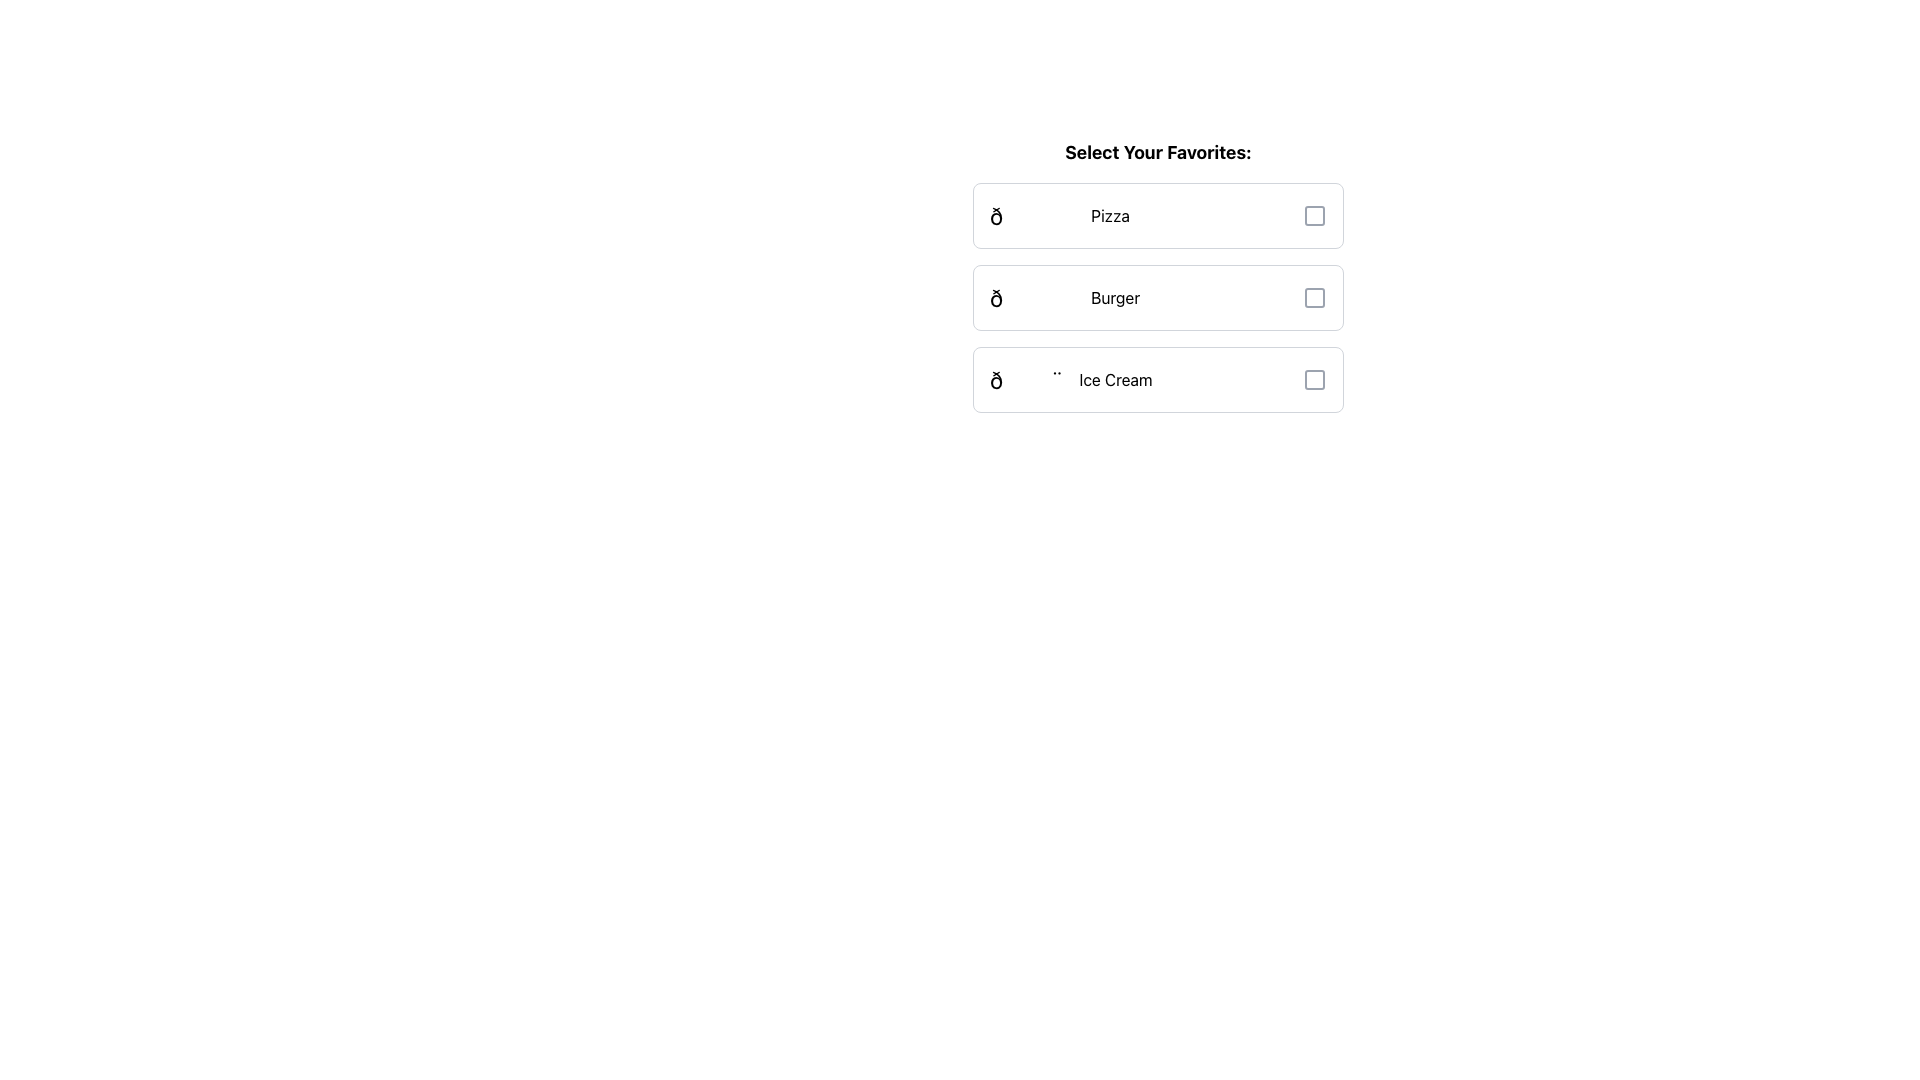 This screenshot has width=1920, height=1080. What do you see at coordinates (1158, 297) in the screenshot?
I see `the 'Burger' checkbox in the interactive menu` at bounding box center [1158, 297].